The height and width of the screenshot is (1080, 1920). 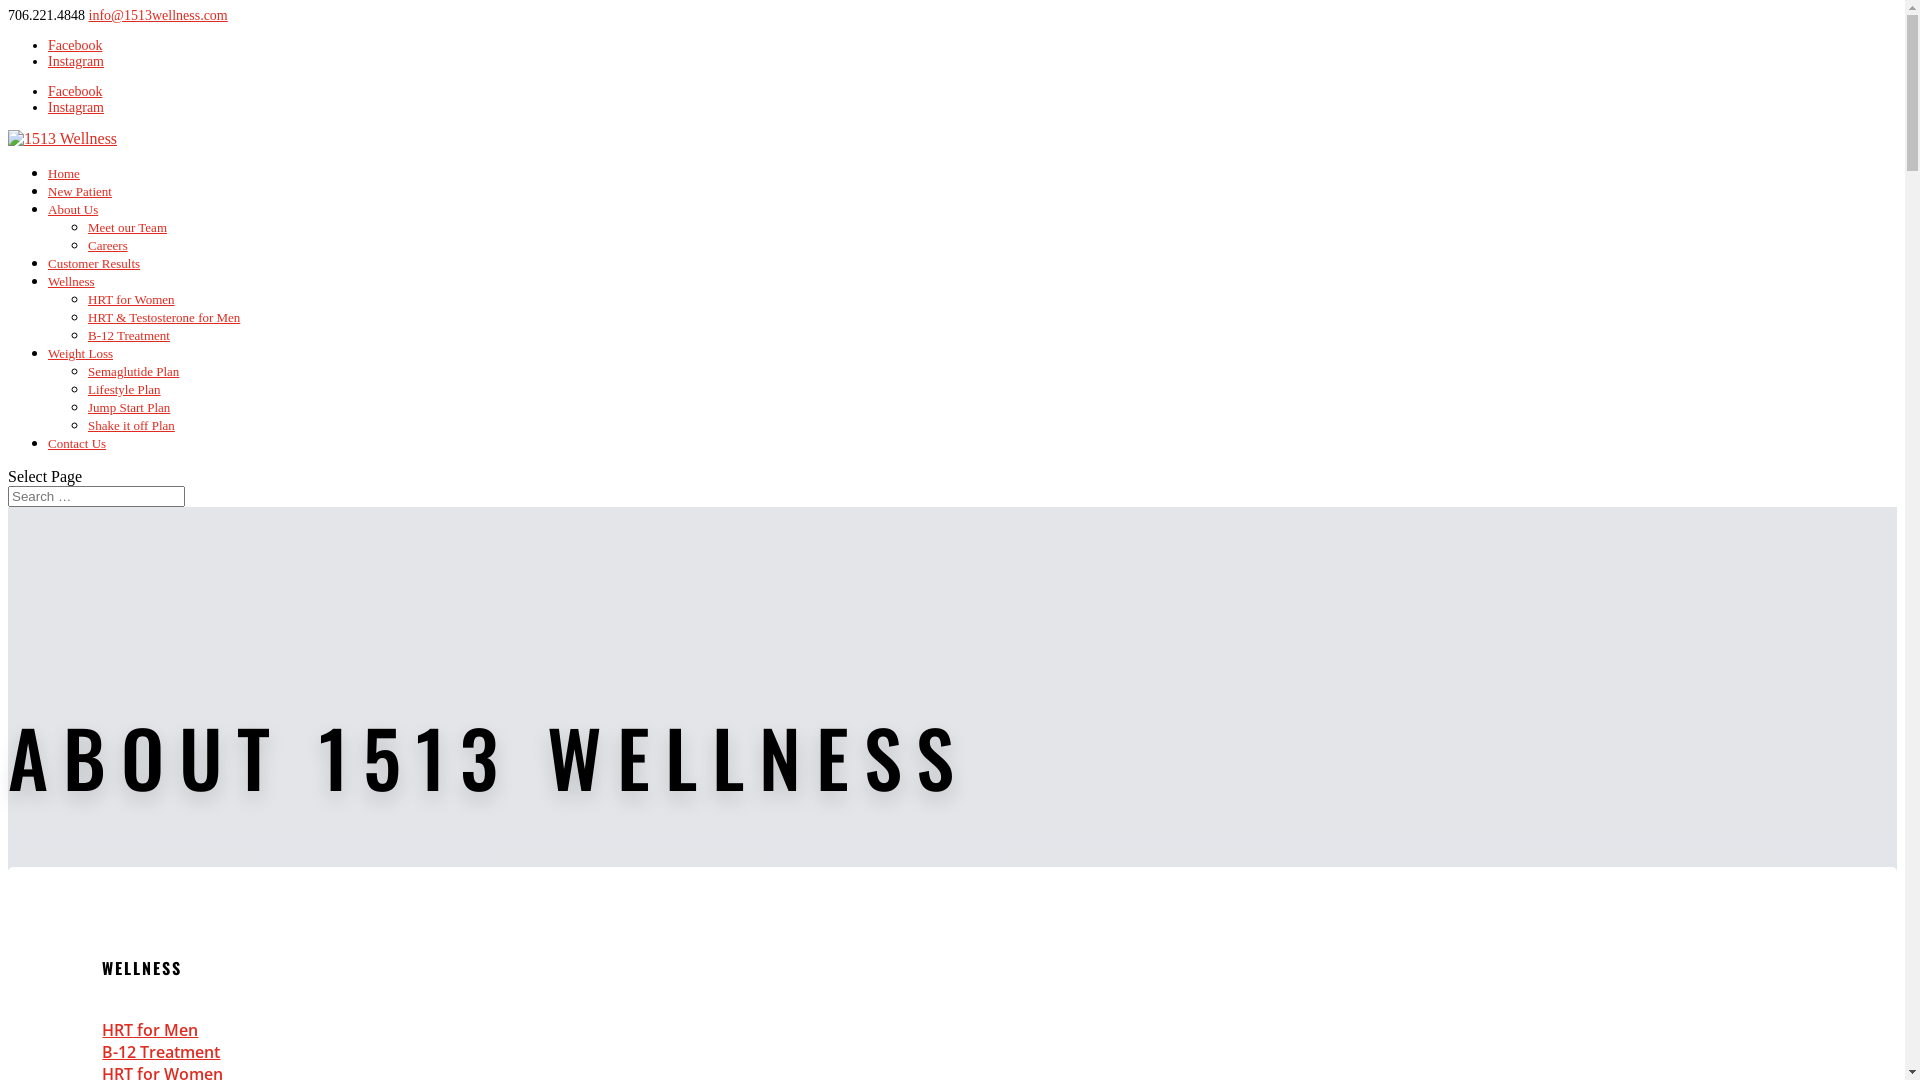 What do you see at coordinates (156, 15) in the screenshot?
I see `'info@1513wellness.com'` at bounding box center [156, 15].